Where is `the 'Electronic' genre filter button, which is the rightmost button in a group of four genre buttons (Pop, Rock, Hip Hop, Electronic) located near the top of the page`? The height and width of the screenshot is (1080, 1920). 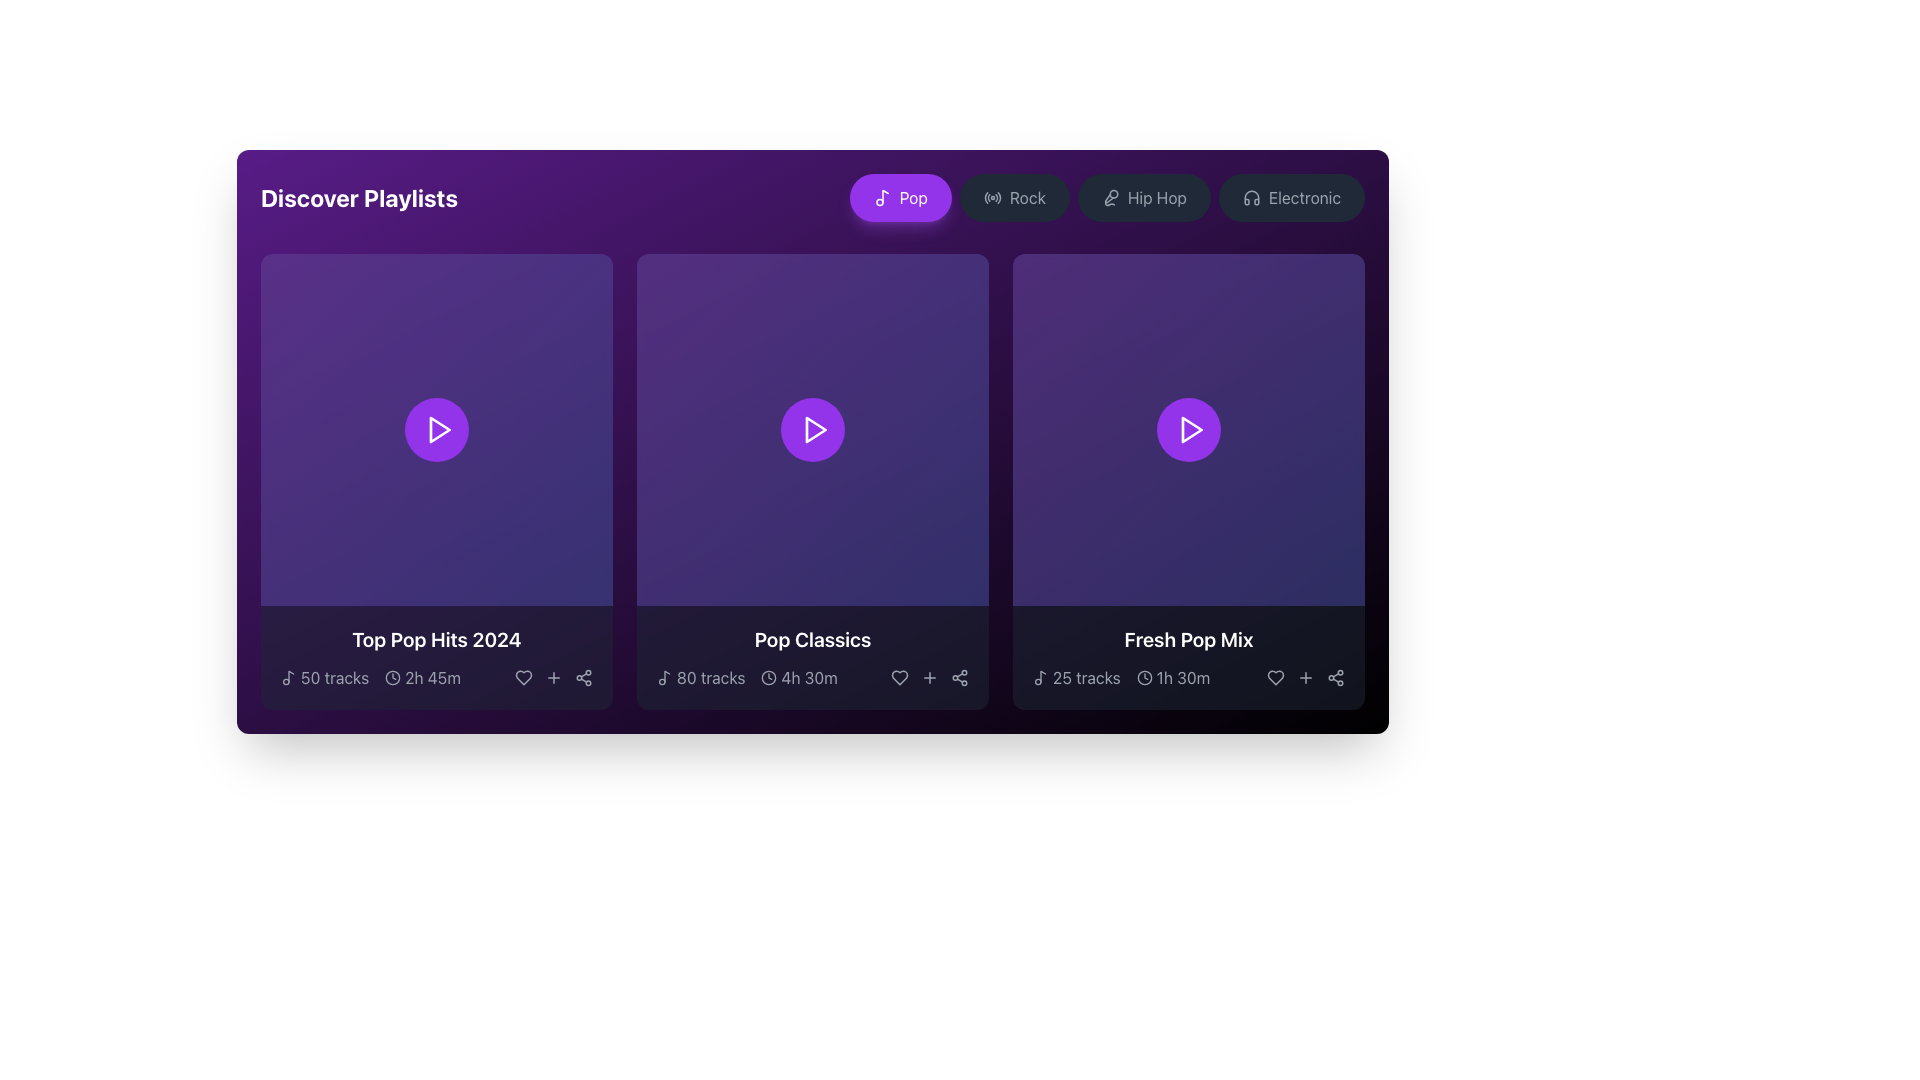 the 'Electronic' genre filter button, which is the rightmost button in a group of four genre buttons (Pop, Rock, Hip Hop, Electronic) located near the top of the page is located at coordinates (1291, 197).